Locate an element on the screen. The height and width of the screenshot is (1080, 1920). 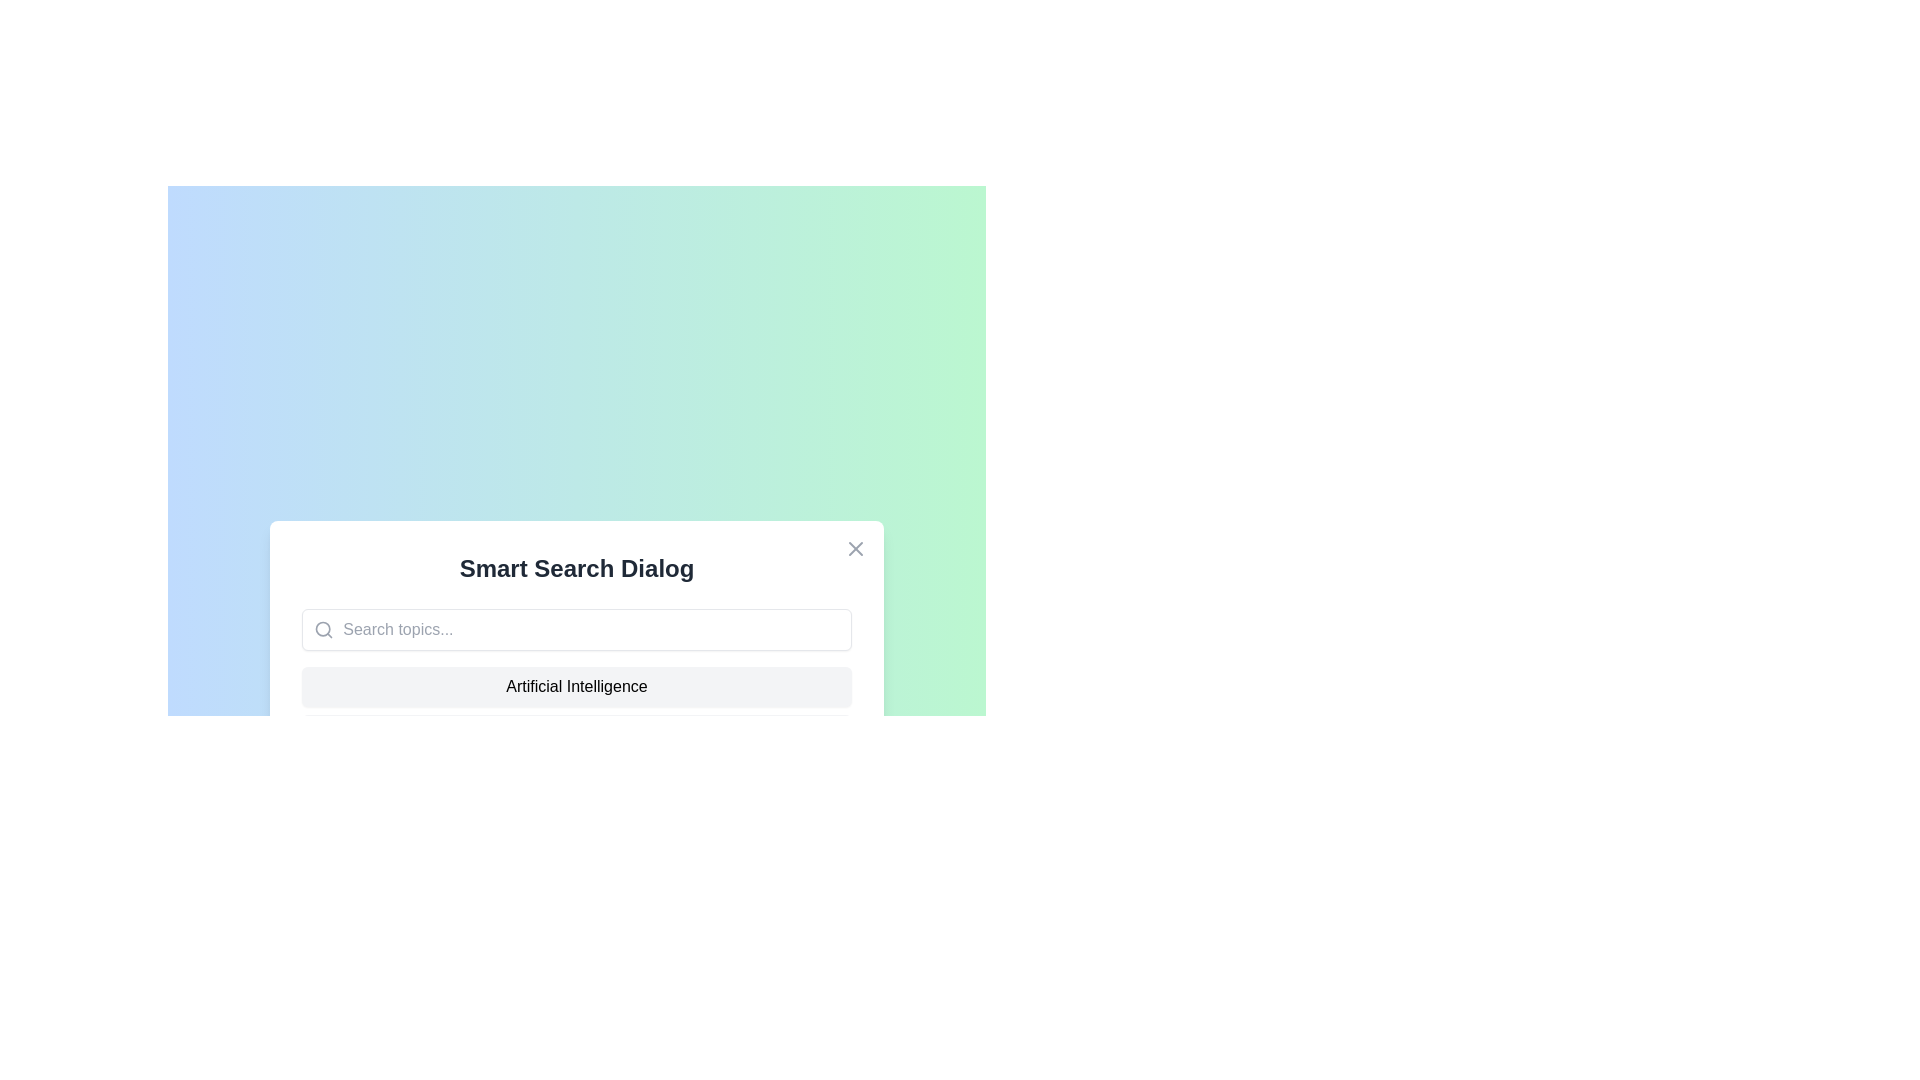
close button (X) to close the dialog is located at coordinates (855, 548).